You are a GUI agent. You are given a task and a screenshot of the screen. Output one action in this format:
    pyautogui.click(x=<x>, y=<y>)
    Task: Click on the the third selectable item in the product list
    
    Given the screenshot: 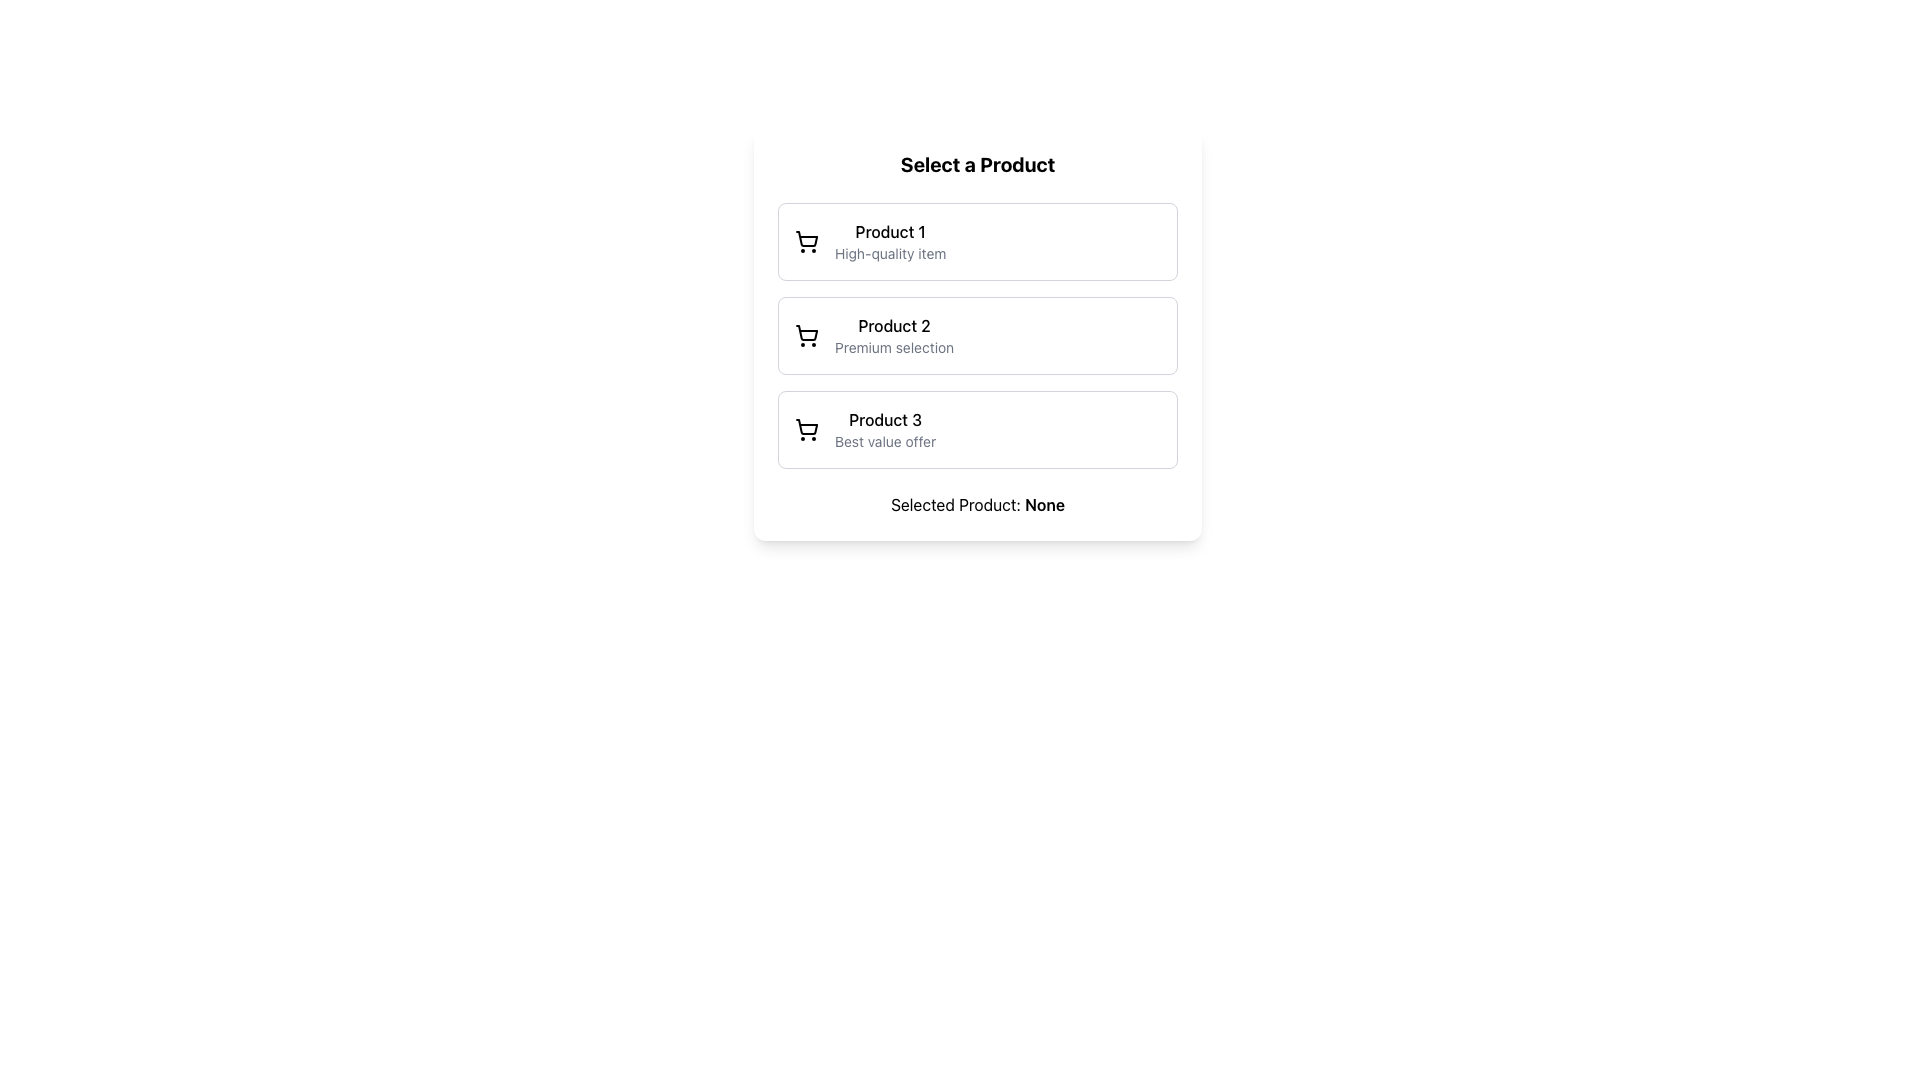 What is the action you would take?
    pyautogui.click(x=978, y=428)
    